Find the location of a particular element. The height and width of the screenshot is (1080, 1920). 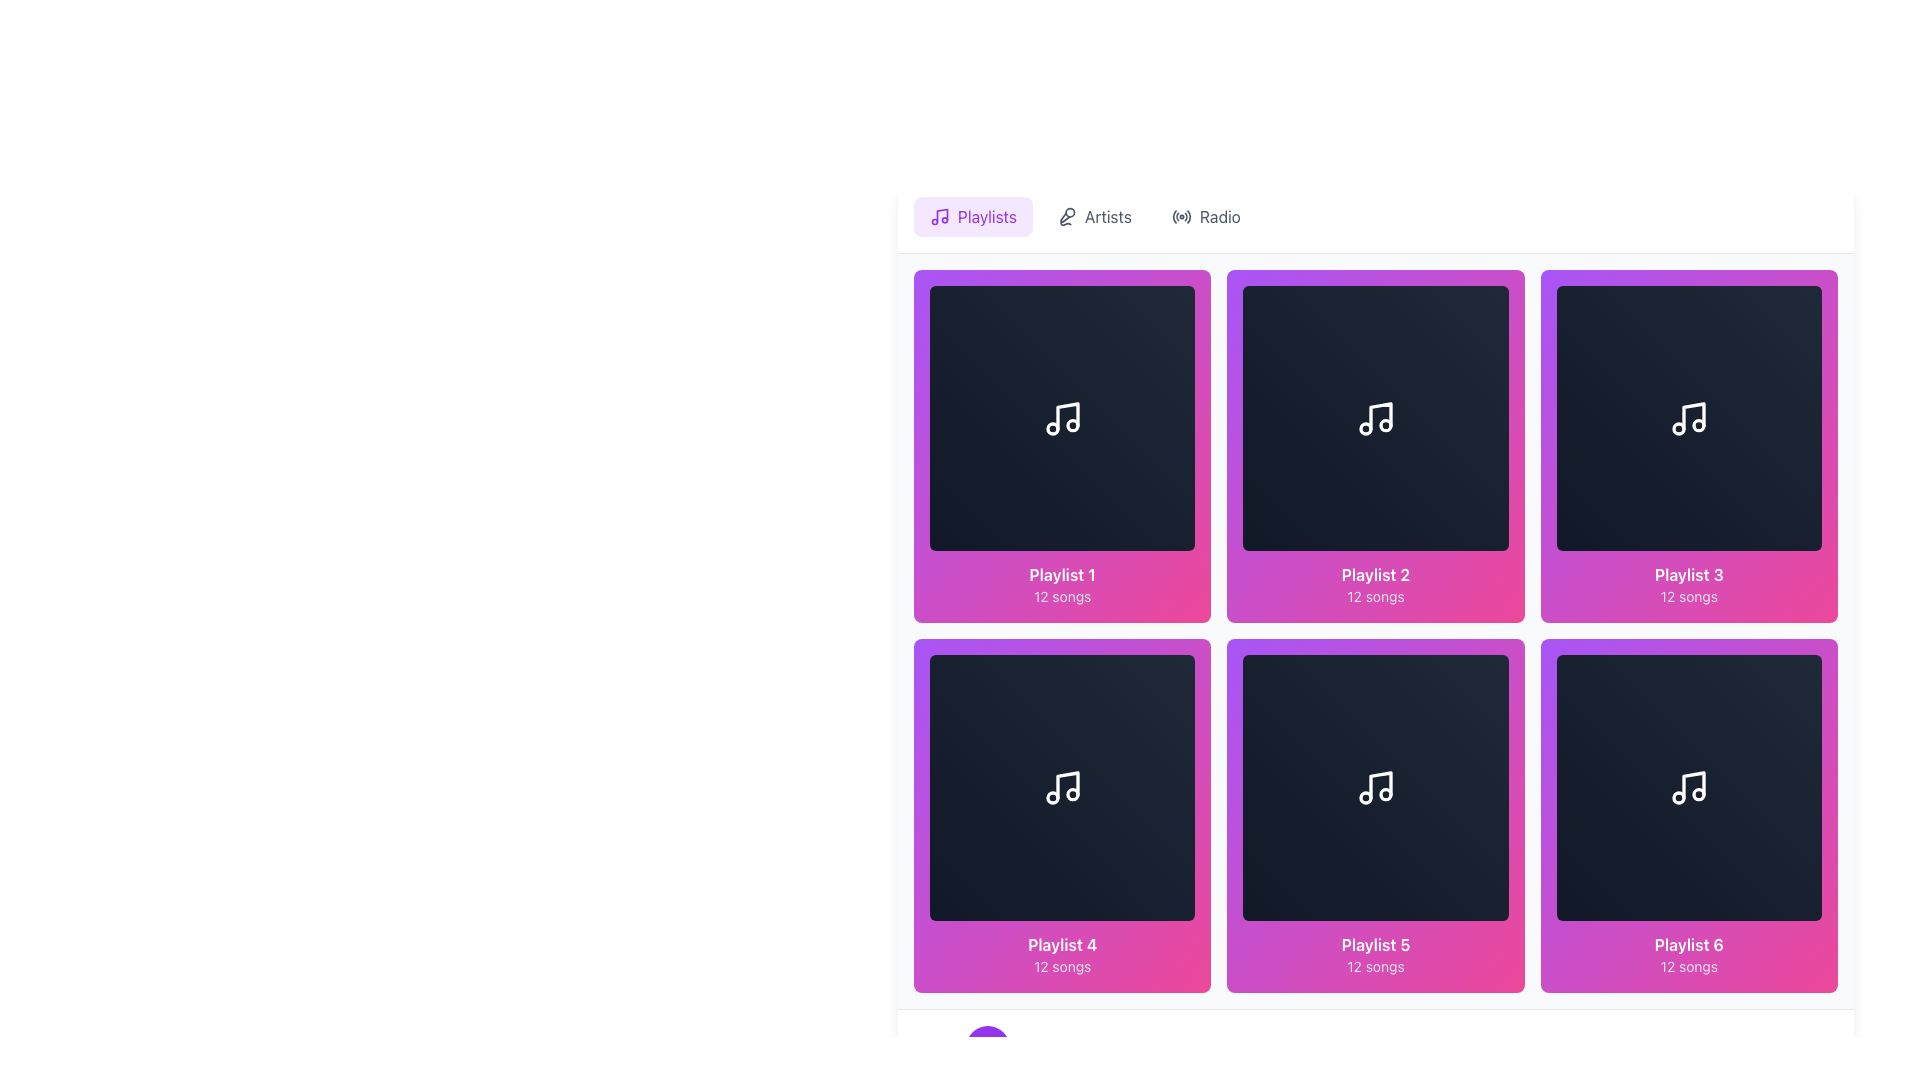

text label displaying '12 songs' located at the bottom of the 'Playlist 1' card in the grid of playlist cards is located at coordinates (1061, 596).